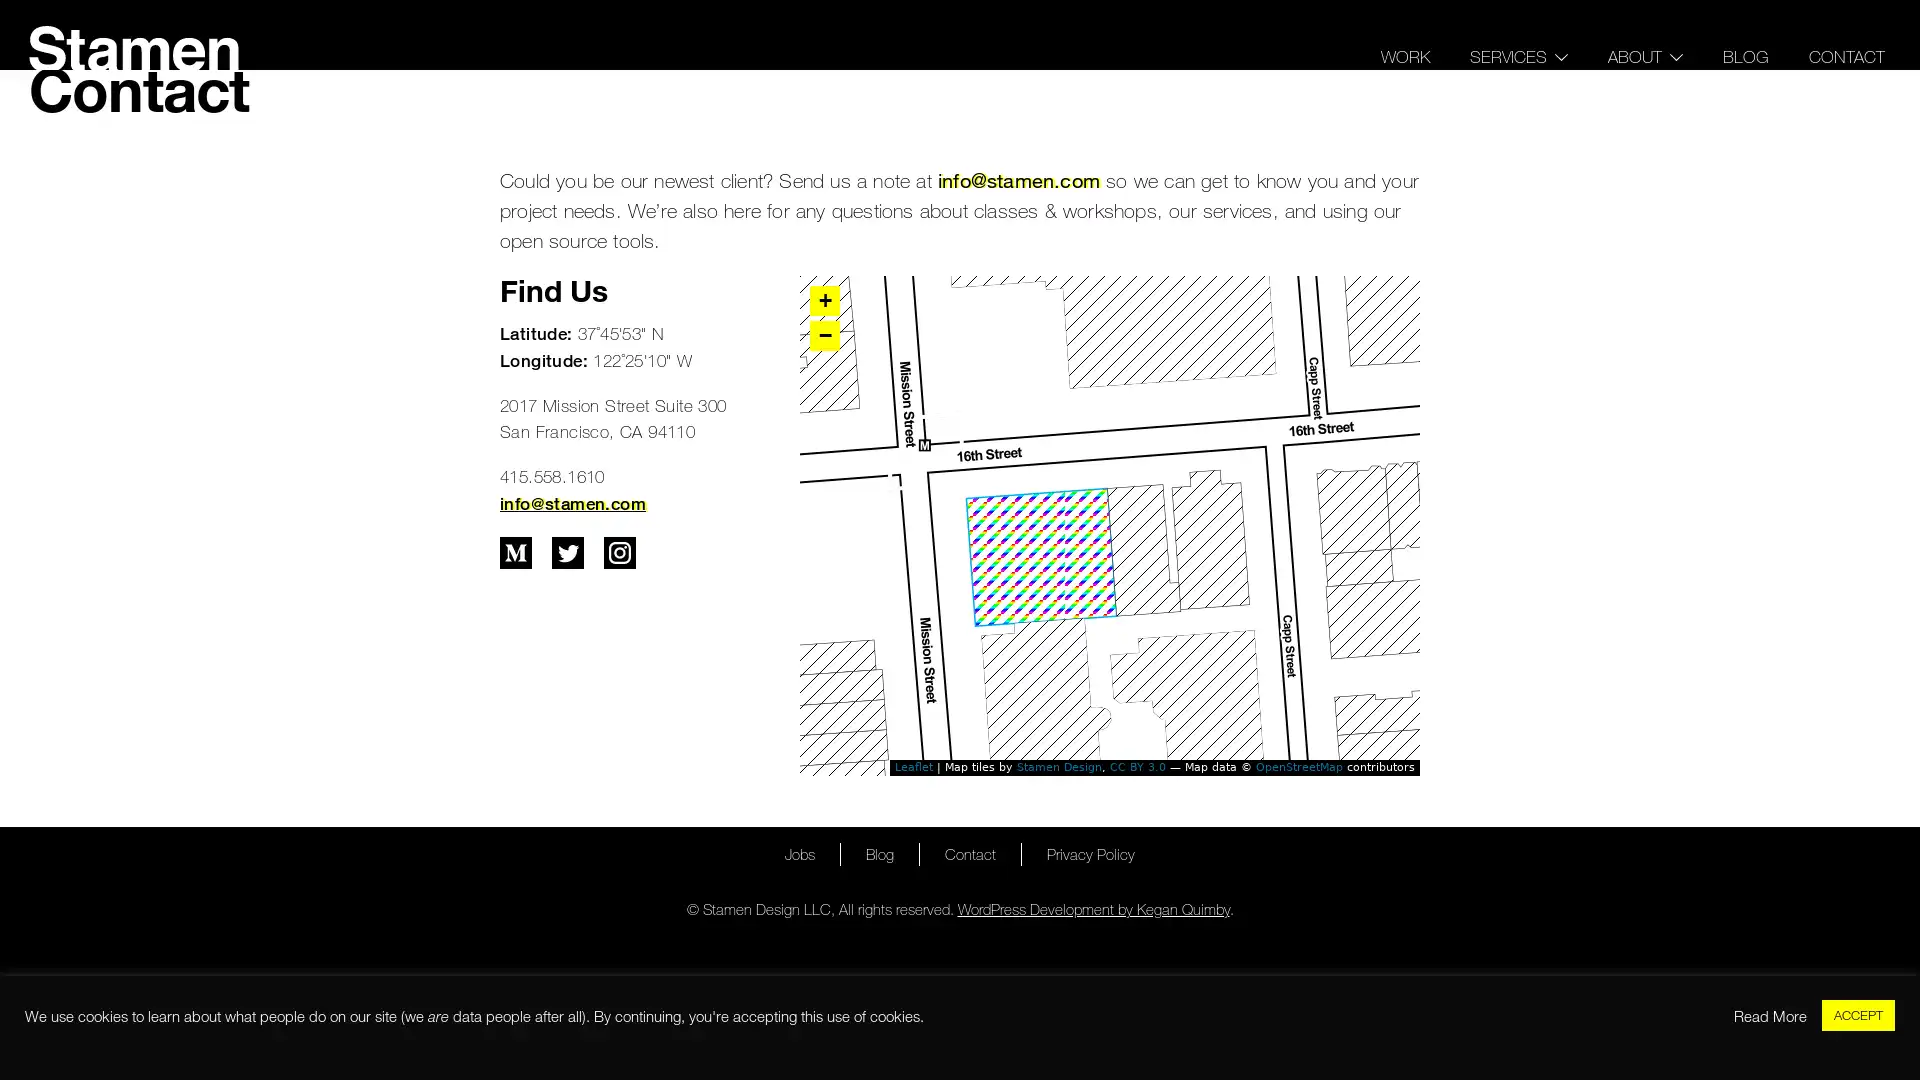  Describe the element at coordinates (825, 300) in the screenshot. I see `Zoom in` at that location.